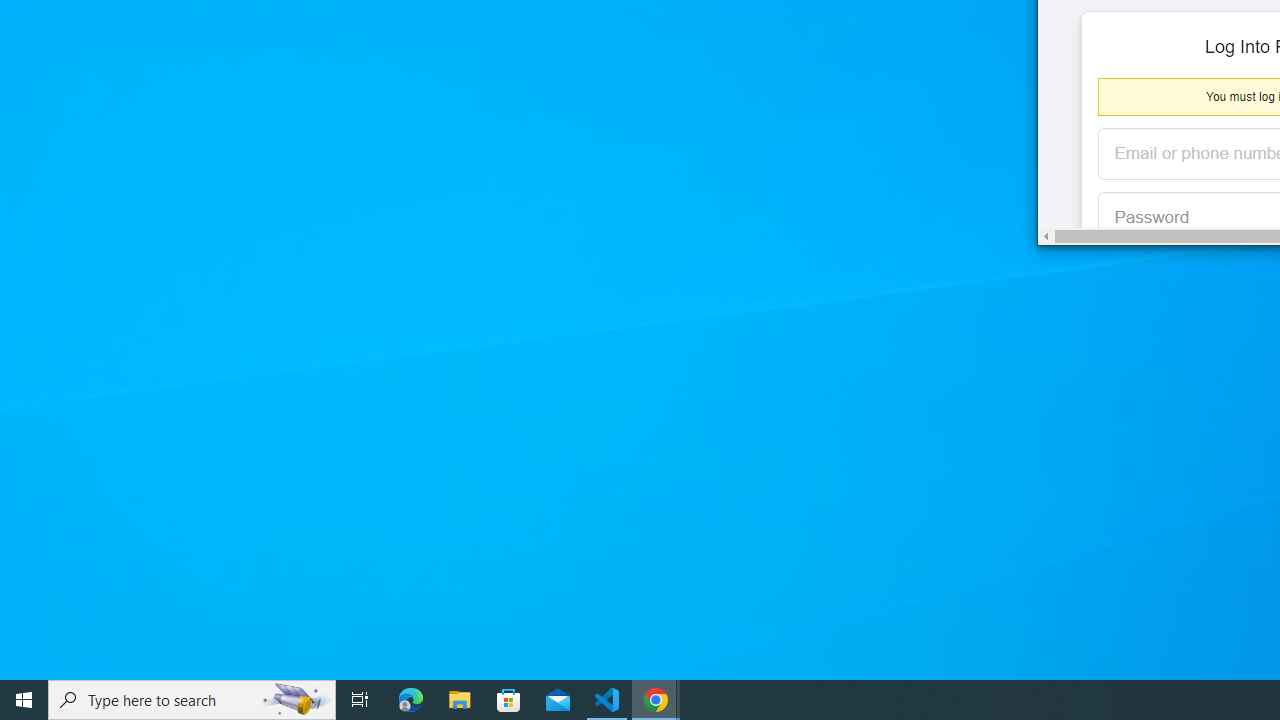  What do you see at coordinates (606, 698) in the screenshot?
I see `'Visual Studio Code - 1 running window'` at bounding box center [606, 698].